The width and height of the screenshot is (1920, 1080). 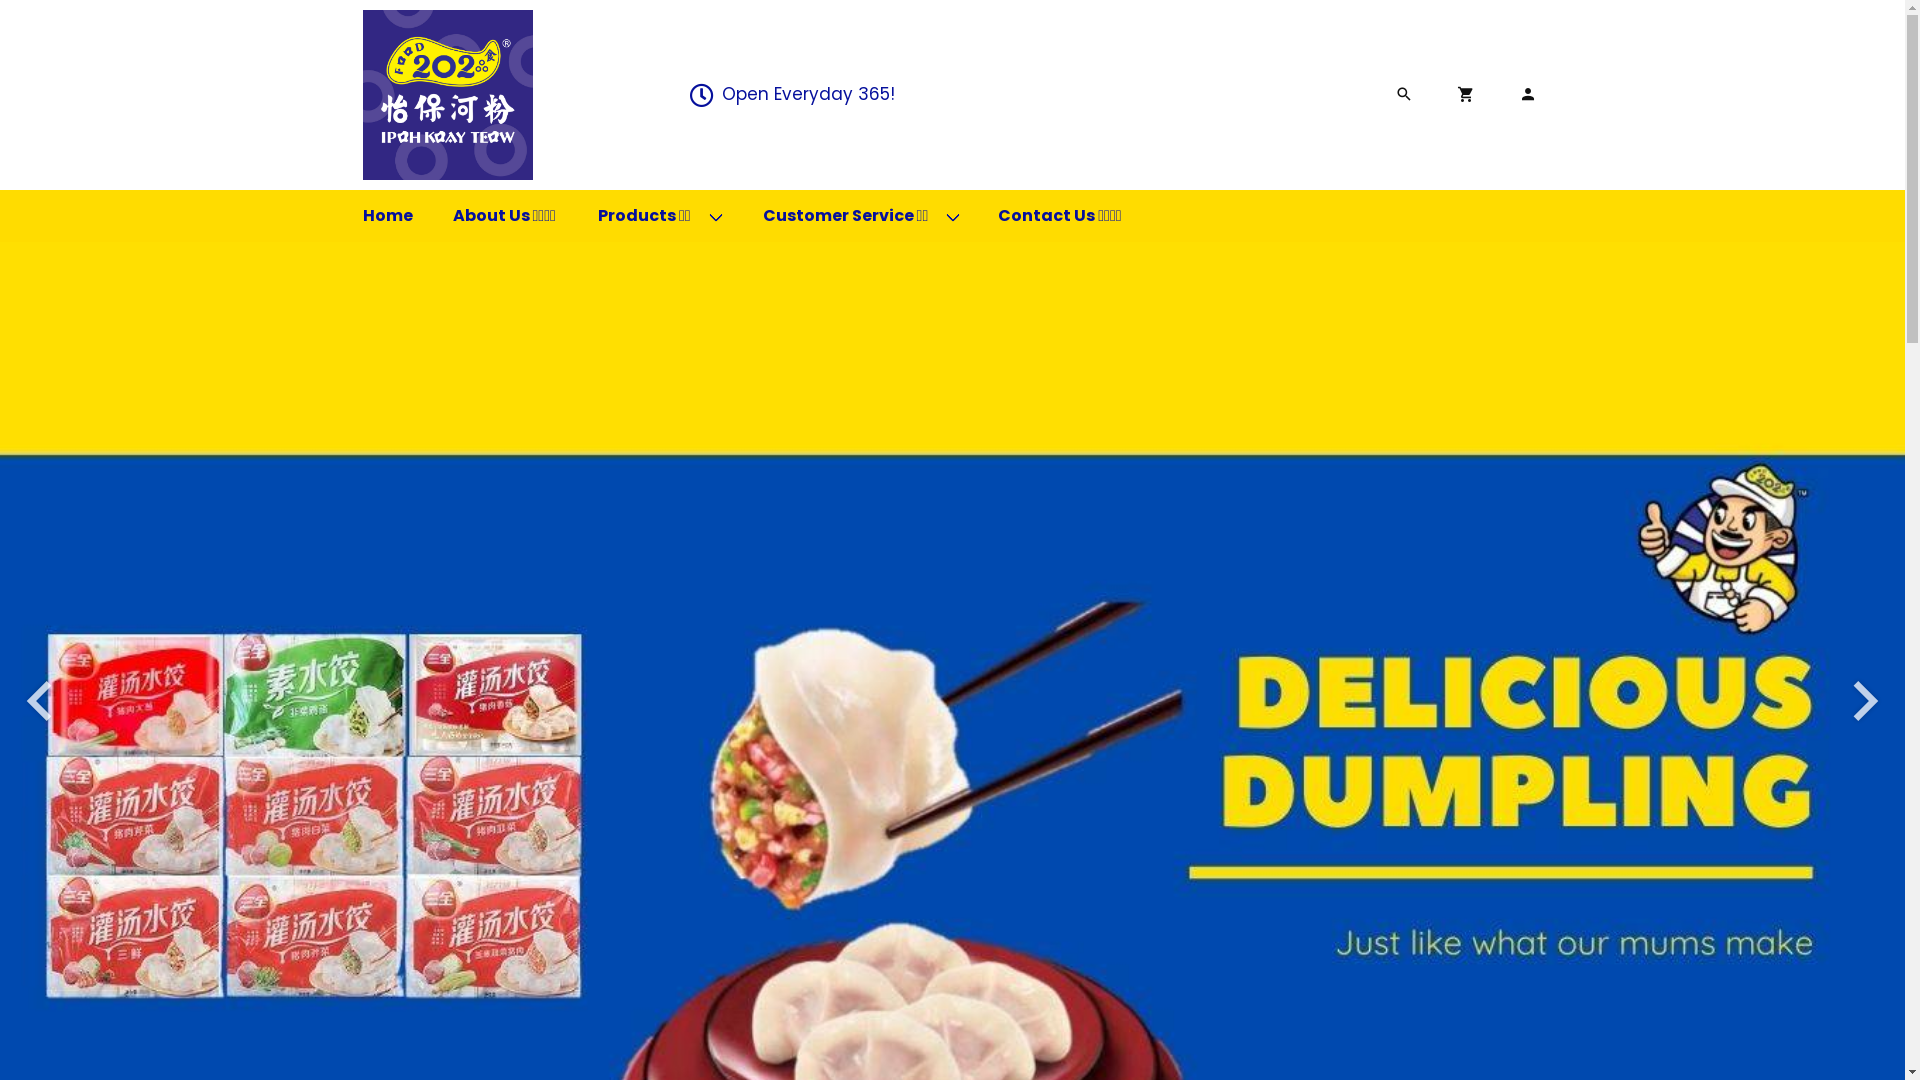 I want to click on 'Next', so click(x=1864, y=700).